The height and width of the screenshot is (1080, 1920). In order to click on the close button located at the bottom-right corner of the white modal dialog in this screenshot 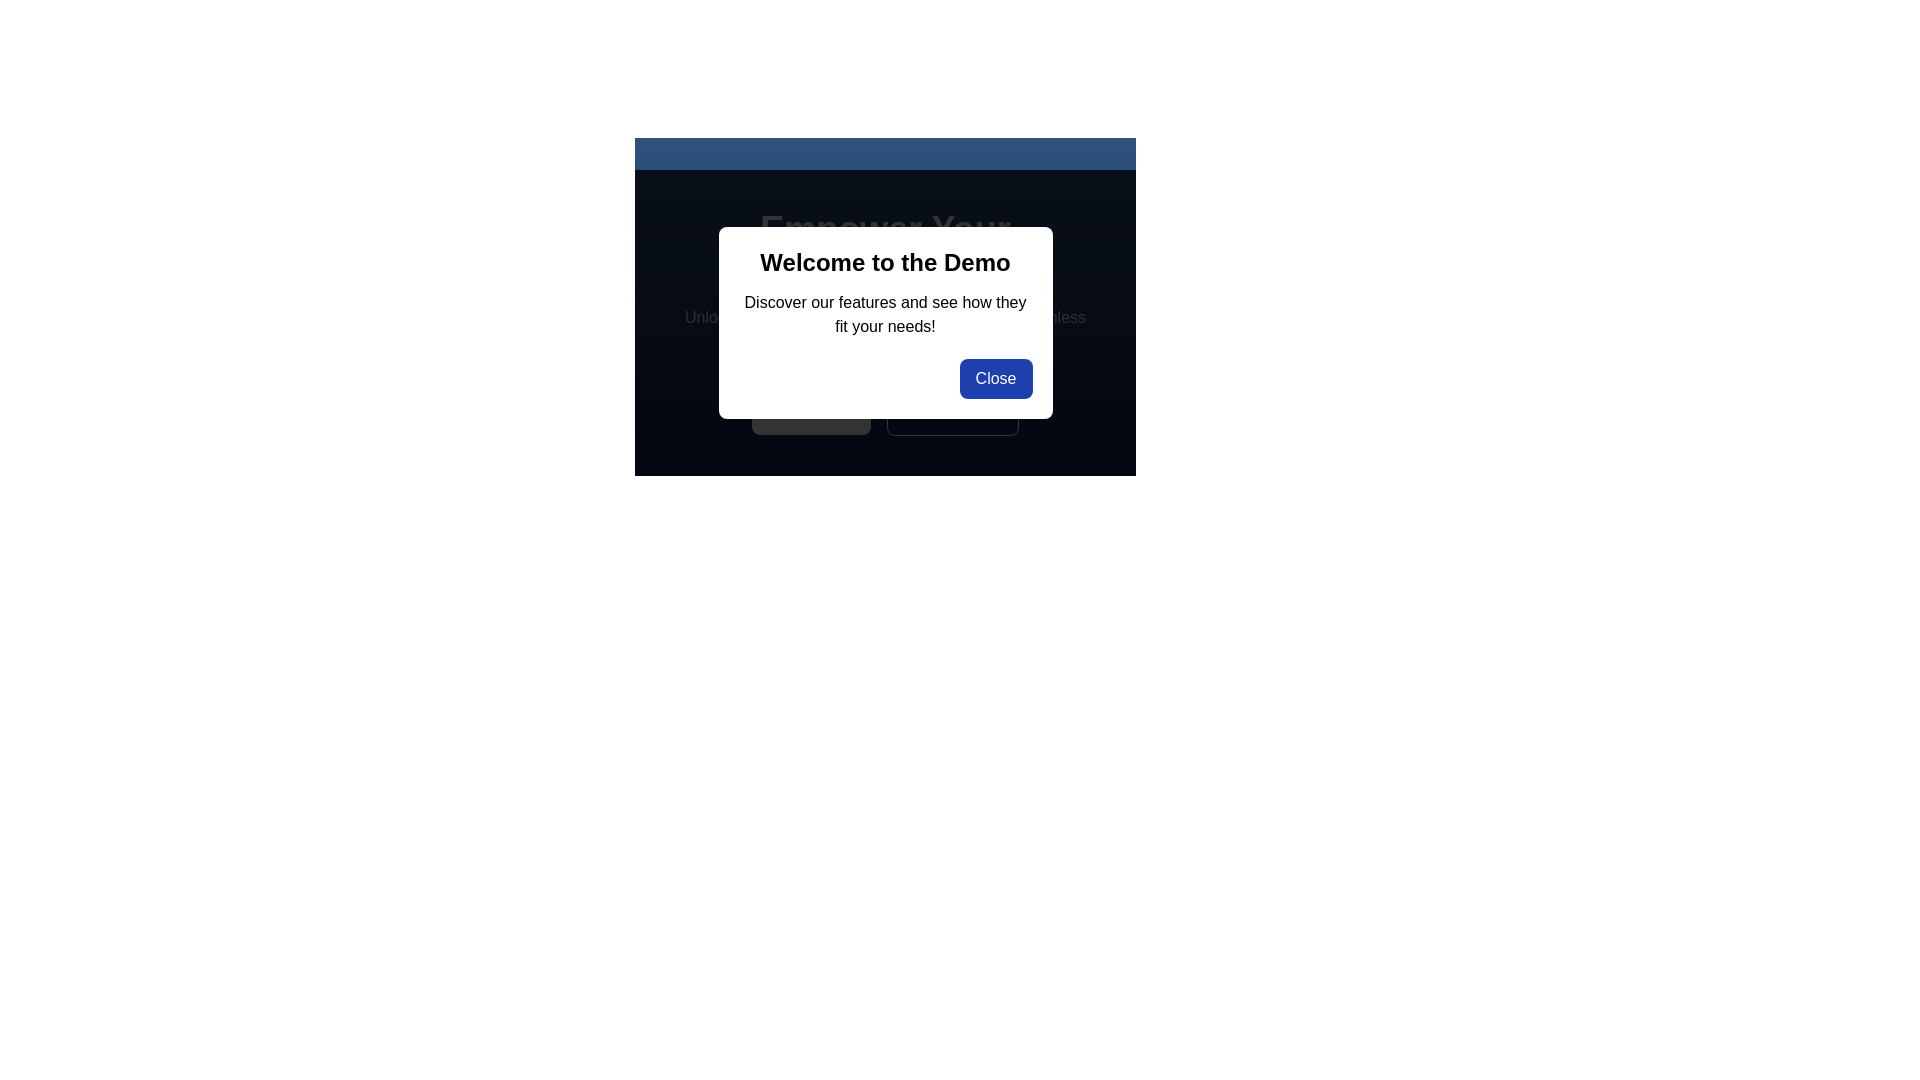, I will do `click(996, 378)`.